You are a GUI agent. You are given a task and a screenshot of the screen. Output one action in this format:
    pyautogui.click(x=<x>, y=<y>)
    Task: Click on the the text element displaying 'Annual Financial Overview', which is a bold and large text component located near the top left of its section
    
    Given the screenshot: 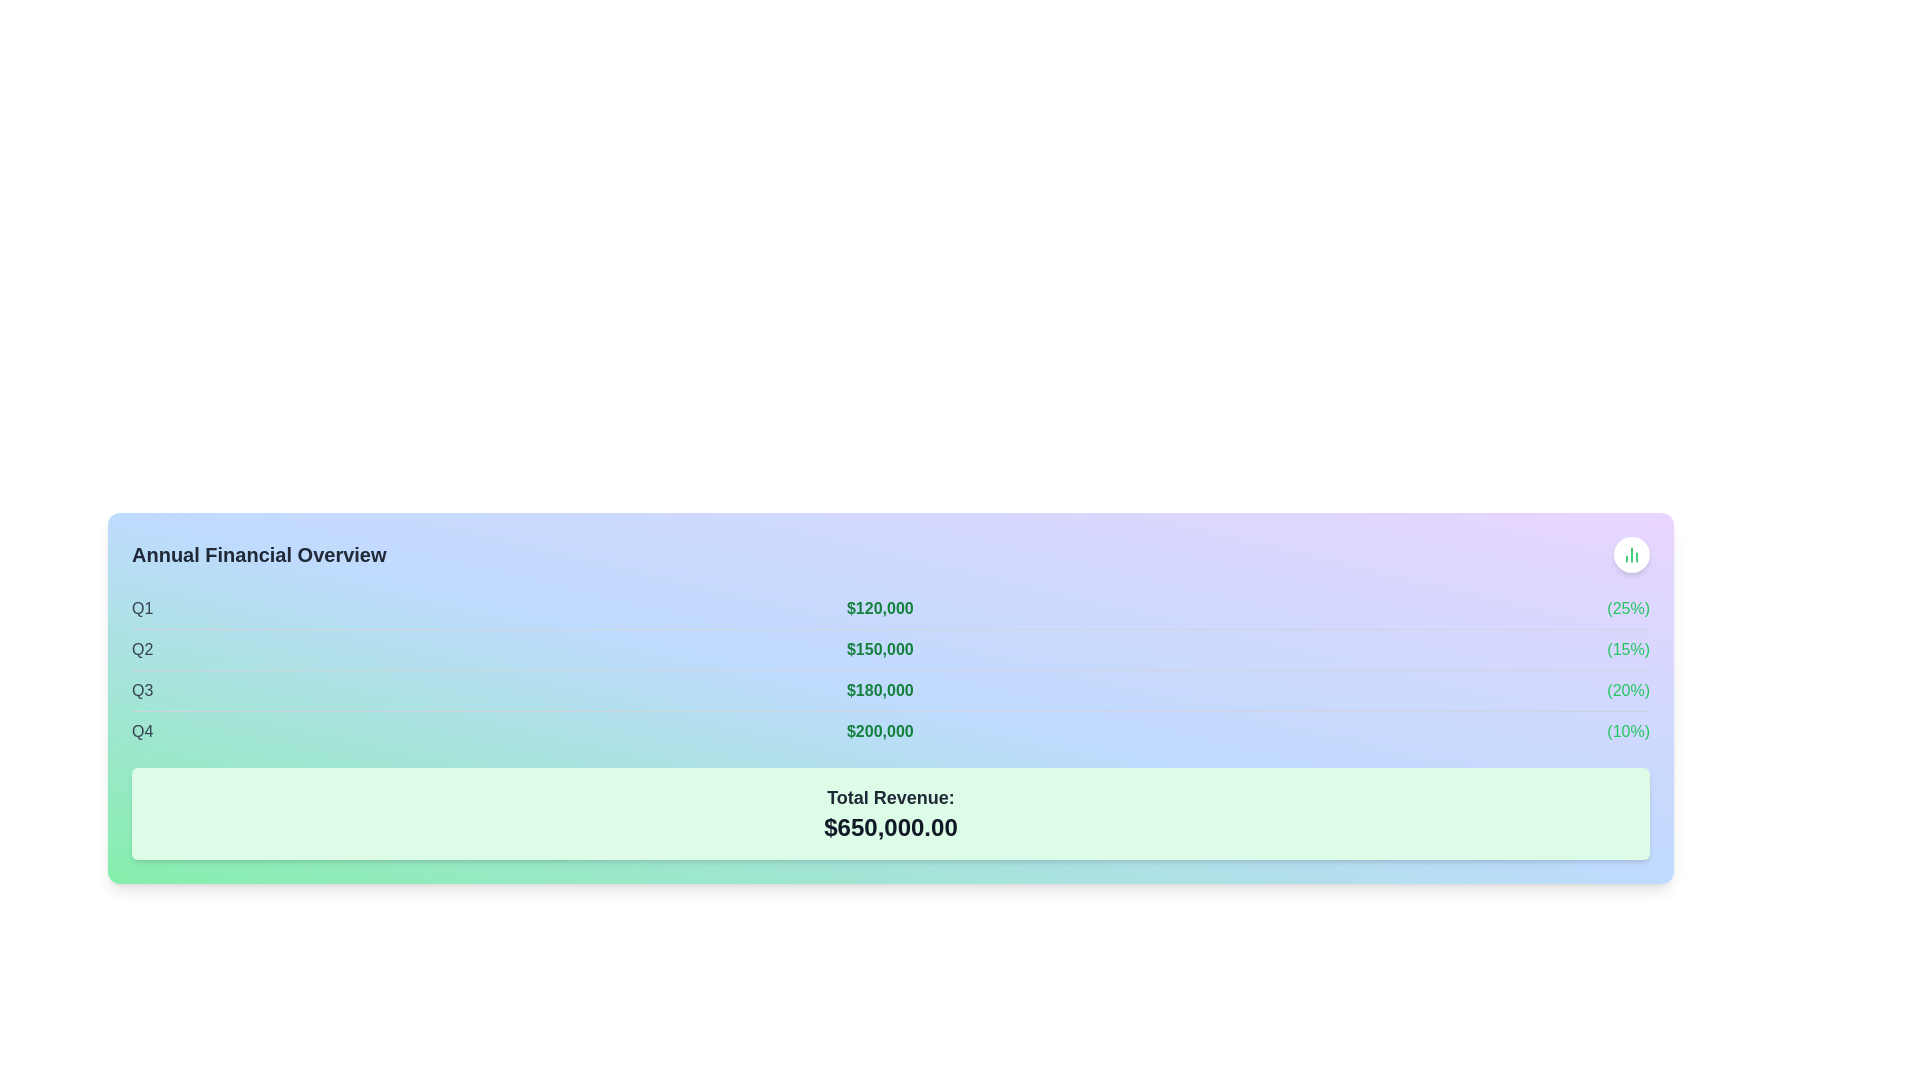 What is the action you would take?
    pyautogui.click(x=258, y=555)
    